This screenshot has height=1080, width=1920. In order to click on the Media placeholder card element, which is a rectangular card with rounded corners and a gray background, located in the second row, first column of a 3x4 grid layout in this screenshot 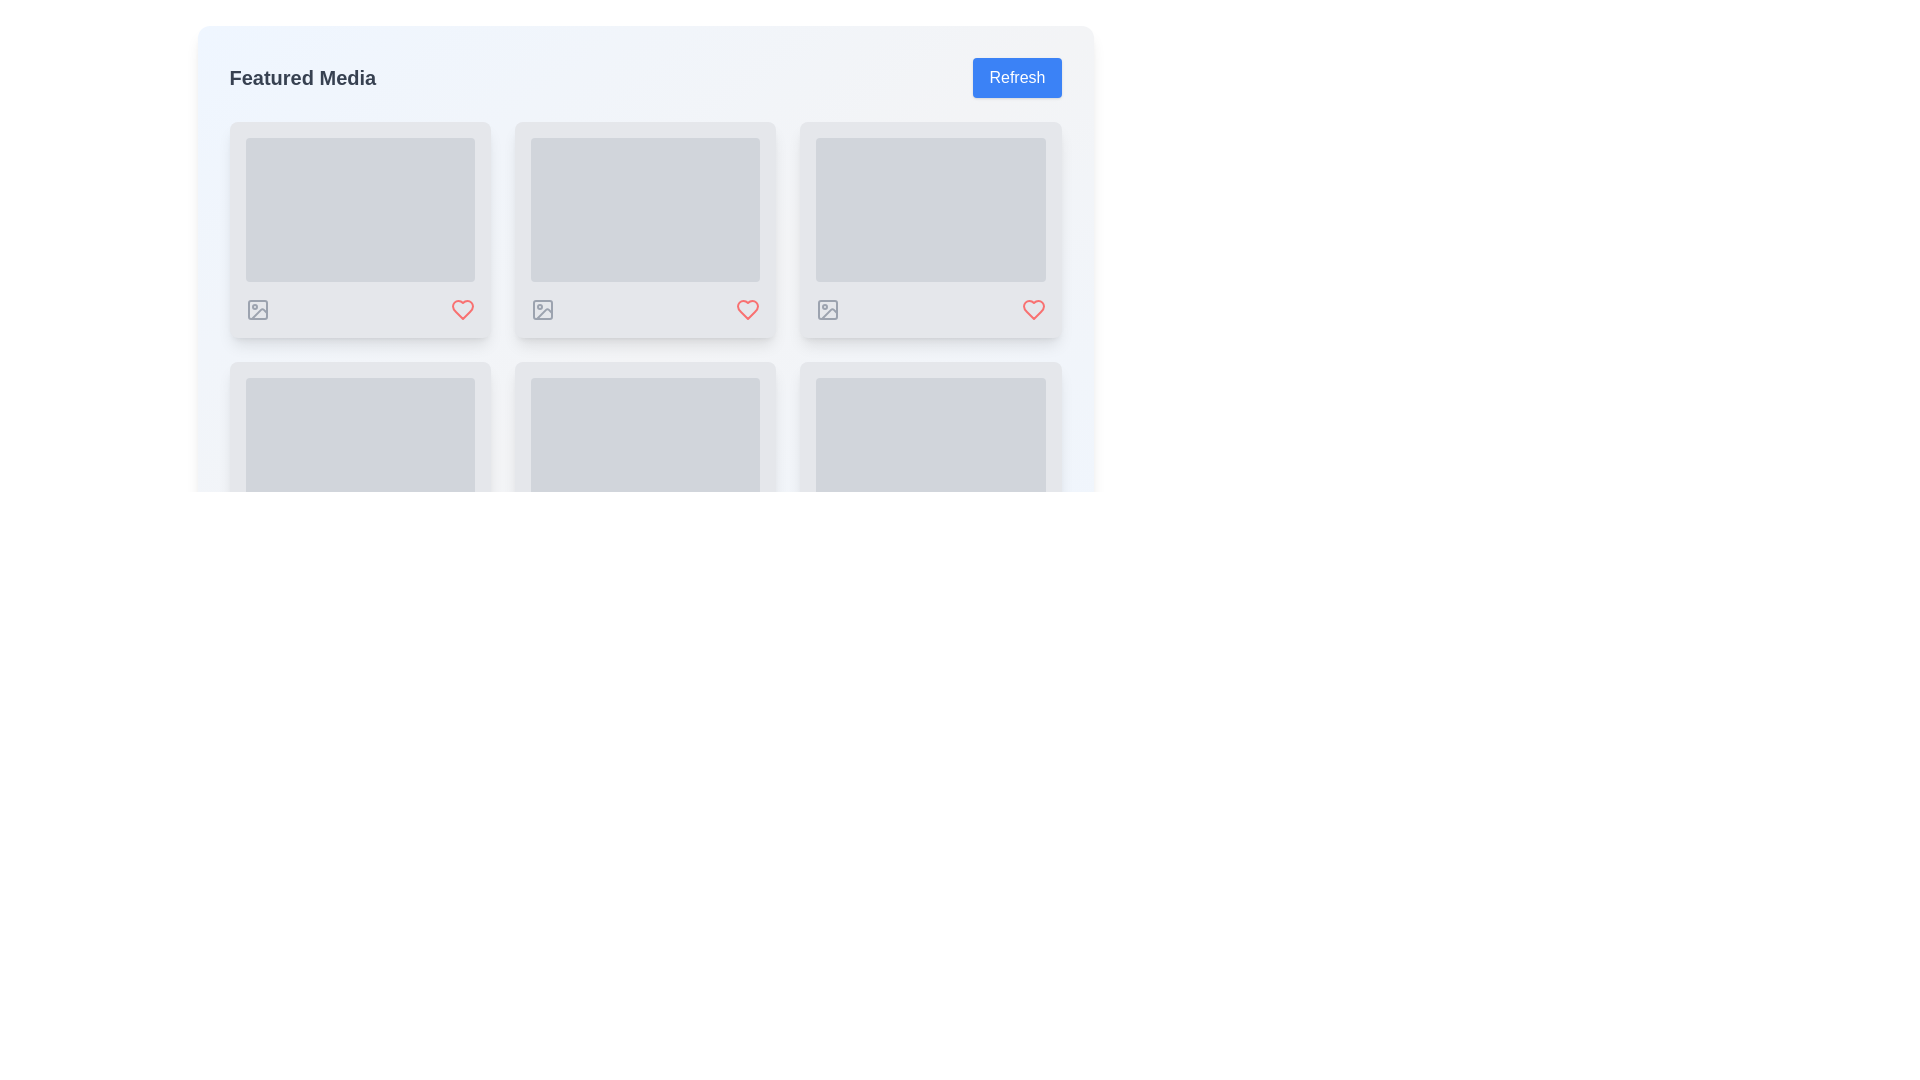, I will do `click(360, 470)`.